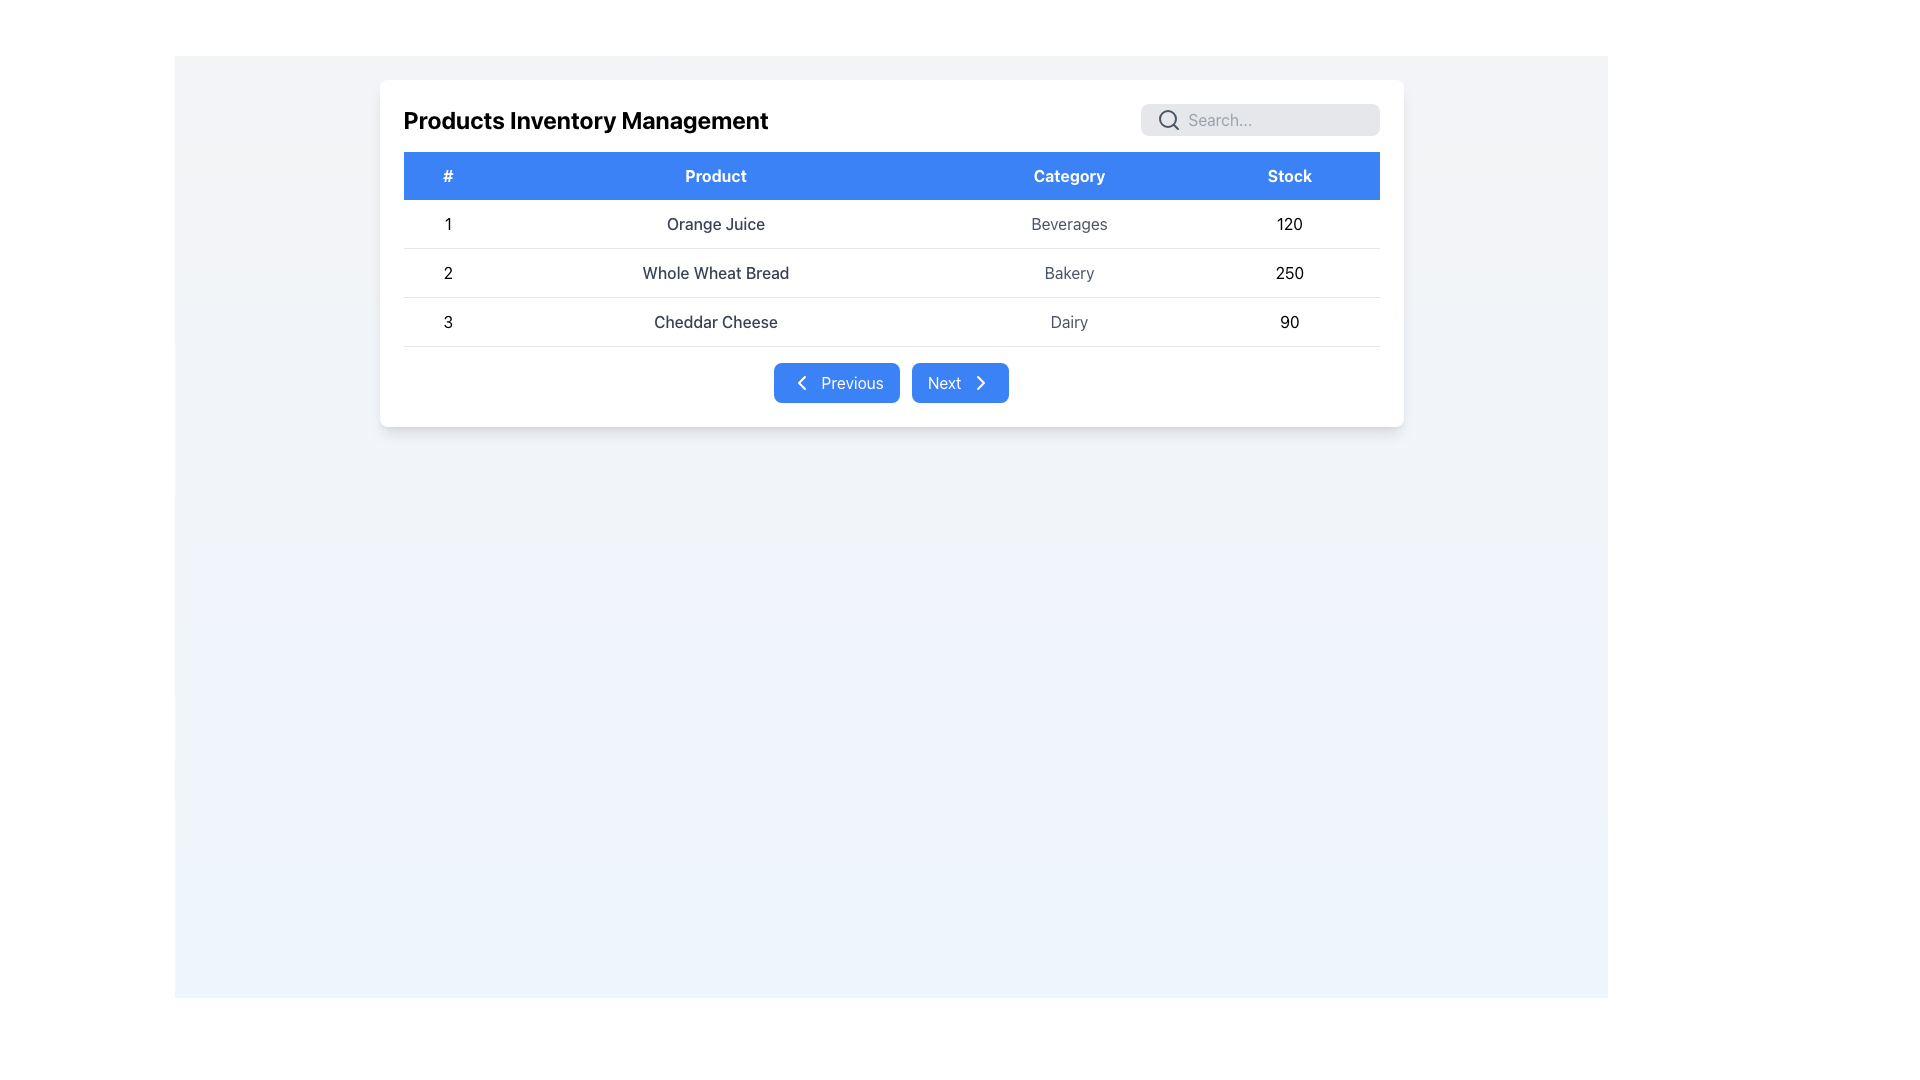 This screenshot has height=1080, width=1920. Describe the element at coordinates (890, 273) in the screenshot. I see `the second row of the product table displaying 'Whole Wheat Bread'` at that location.